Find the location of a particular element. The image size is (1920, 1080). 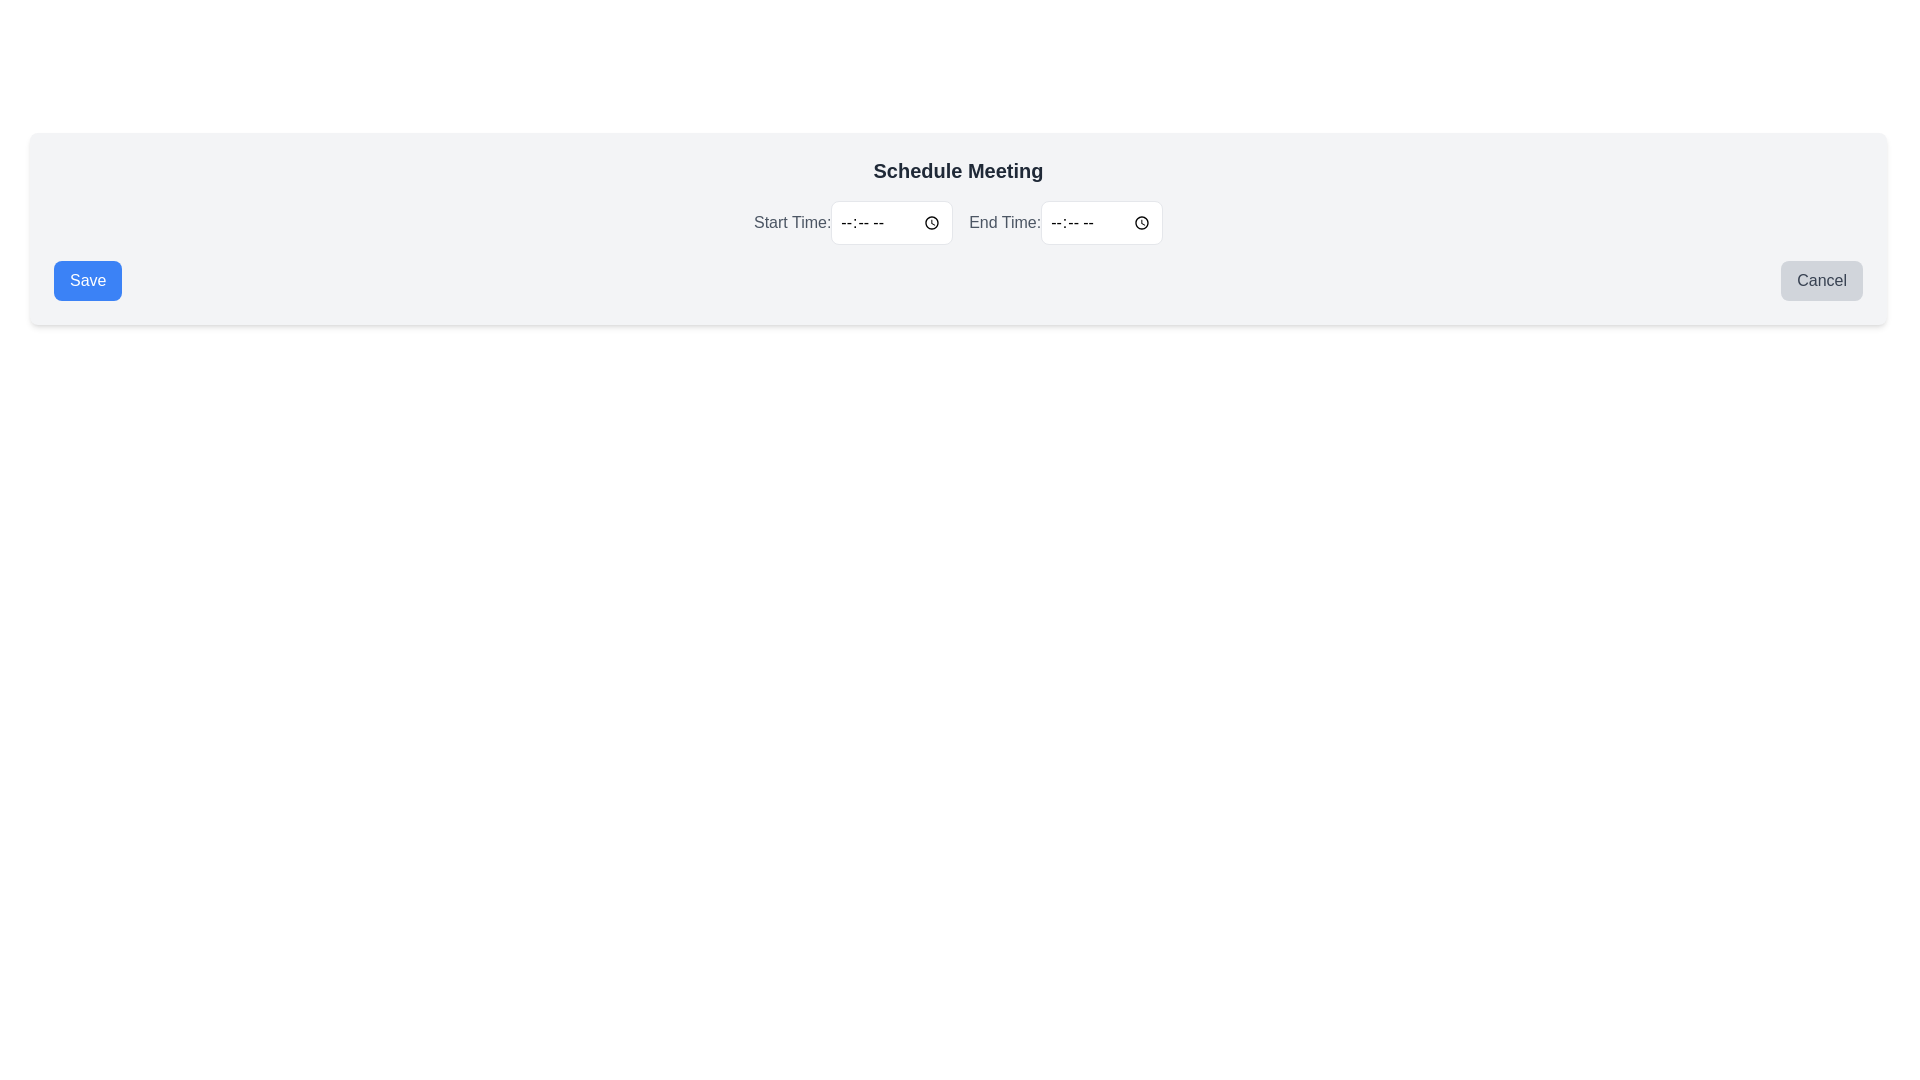

the time-picker input box is located at coordinates (957, 223).